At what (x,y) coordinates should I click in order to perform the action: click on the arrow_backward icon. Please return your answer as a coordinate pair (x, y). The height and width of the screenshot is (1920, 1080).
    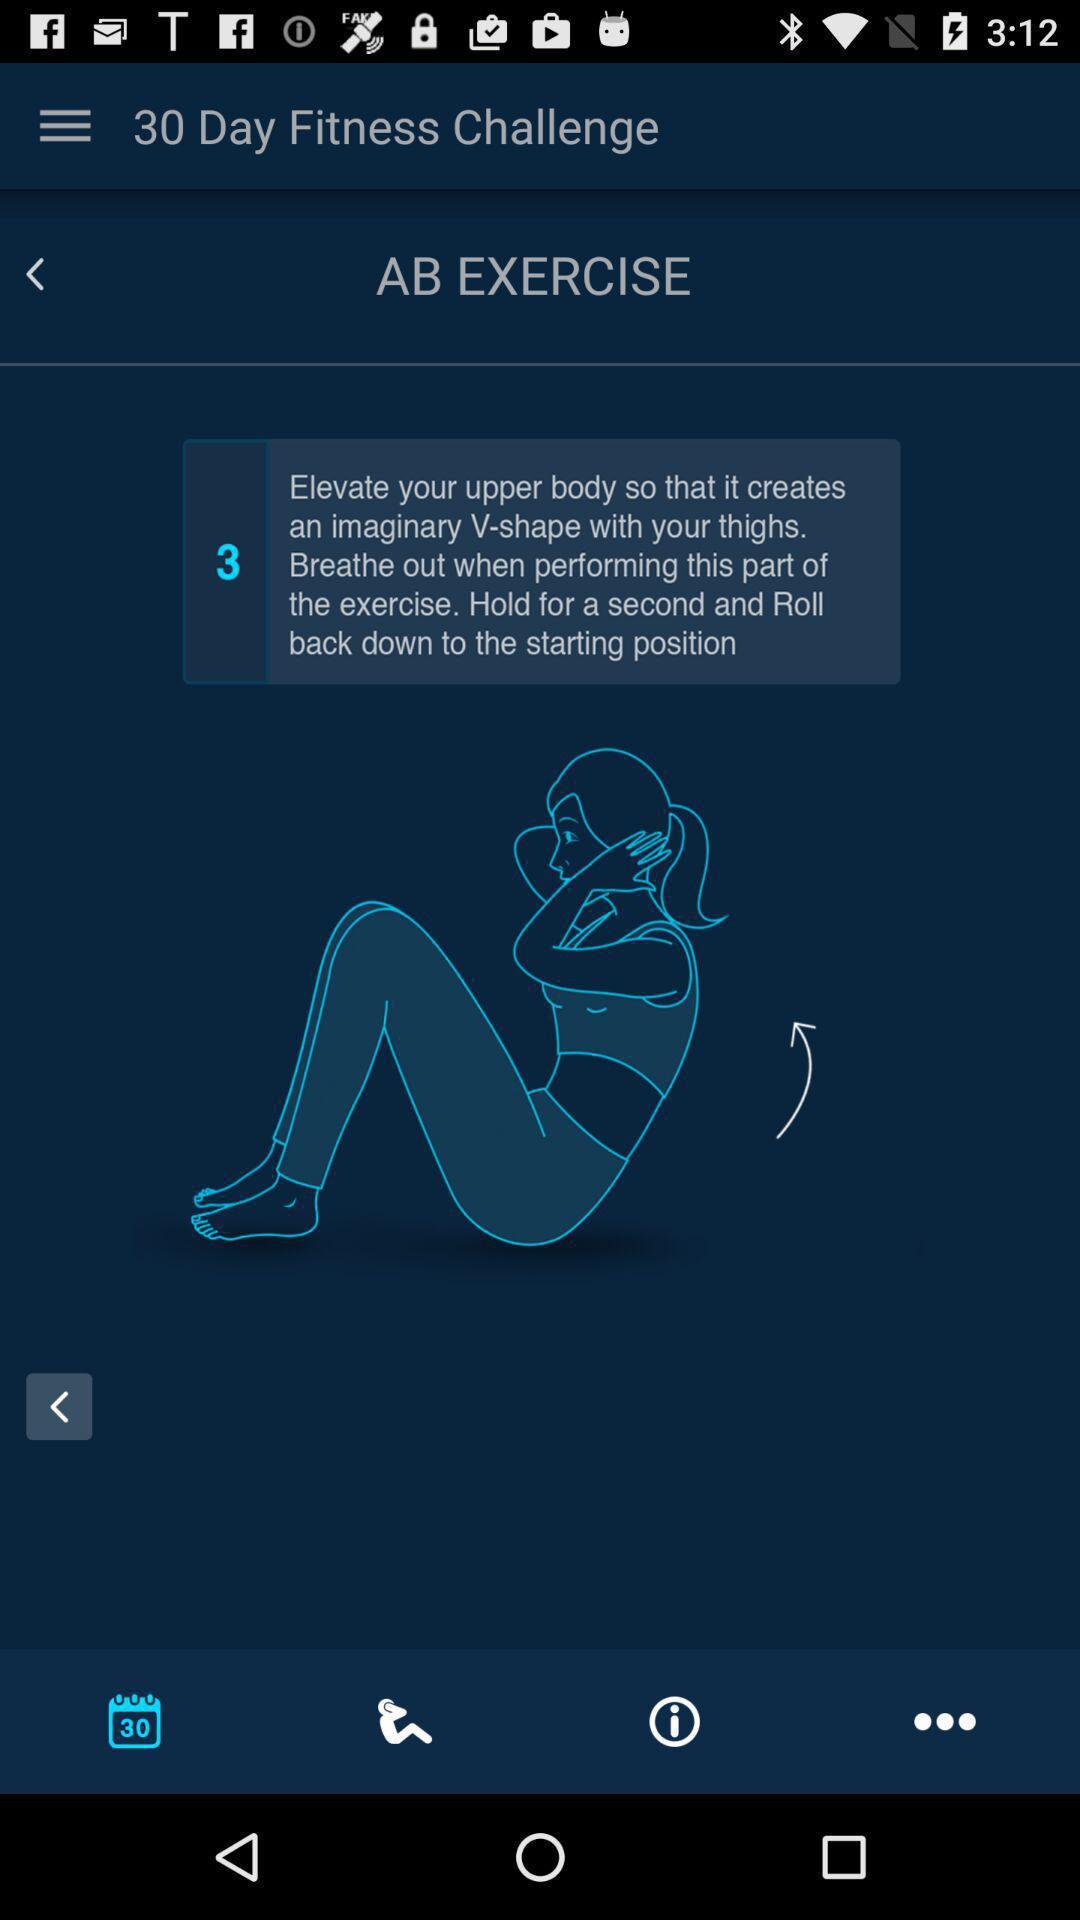
    Looking at the image, I should click on (58, 1505).